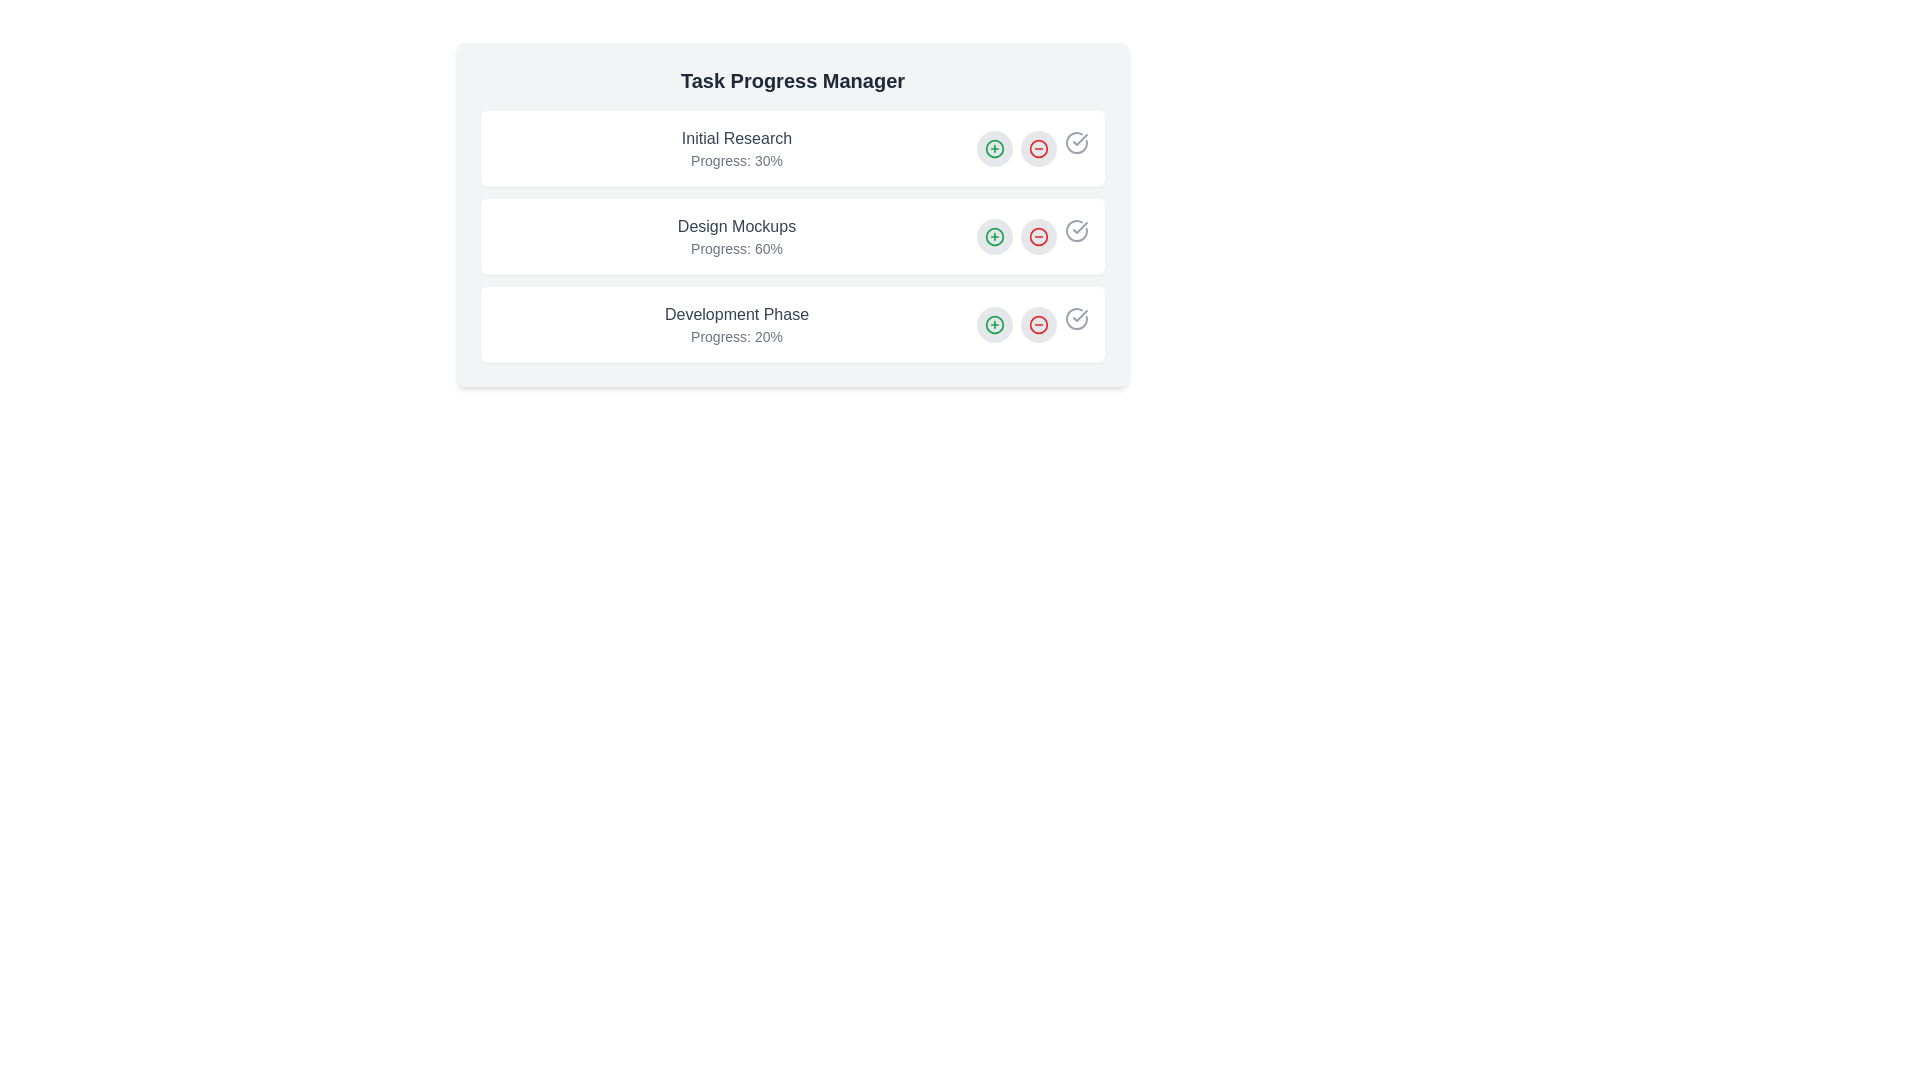  Describe the element at coordinates (1075, 318) in the screenshot. I see `the check mark icon inside a circle at the right end of the row for the 'Development Phase' task` at that location.